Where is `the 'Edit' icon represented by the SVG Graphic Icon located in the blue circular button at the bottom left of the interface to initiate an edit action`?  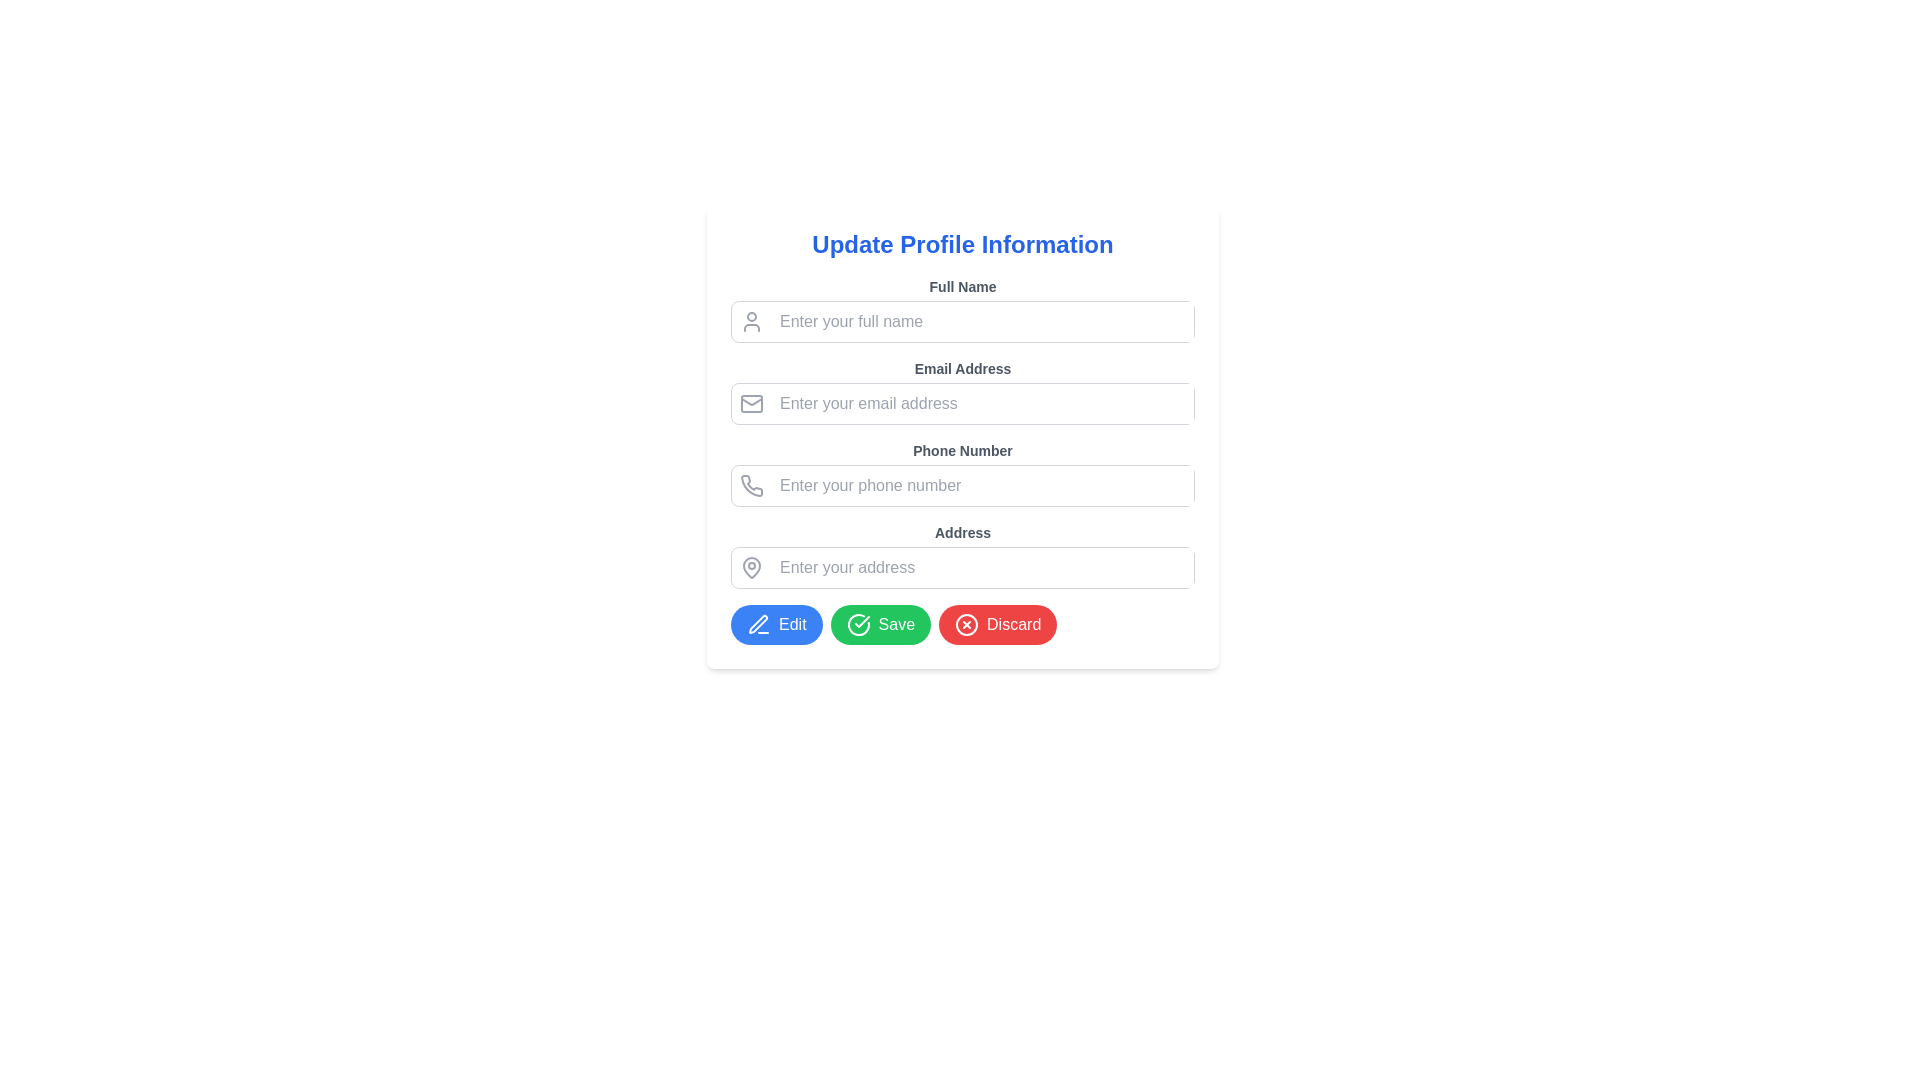
the 'Edit' icon represented by the SVG Graphic Icon located in the blue circular button at the bottom left of the interface to initiate an edit action is located at coordinates (757, 623).